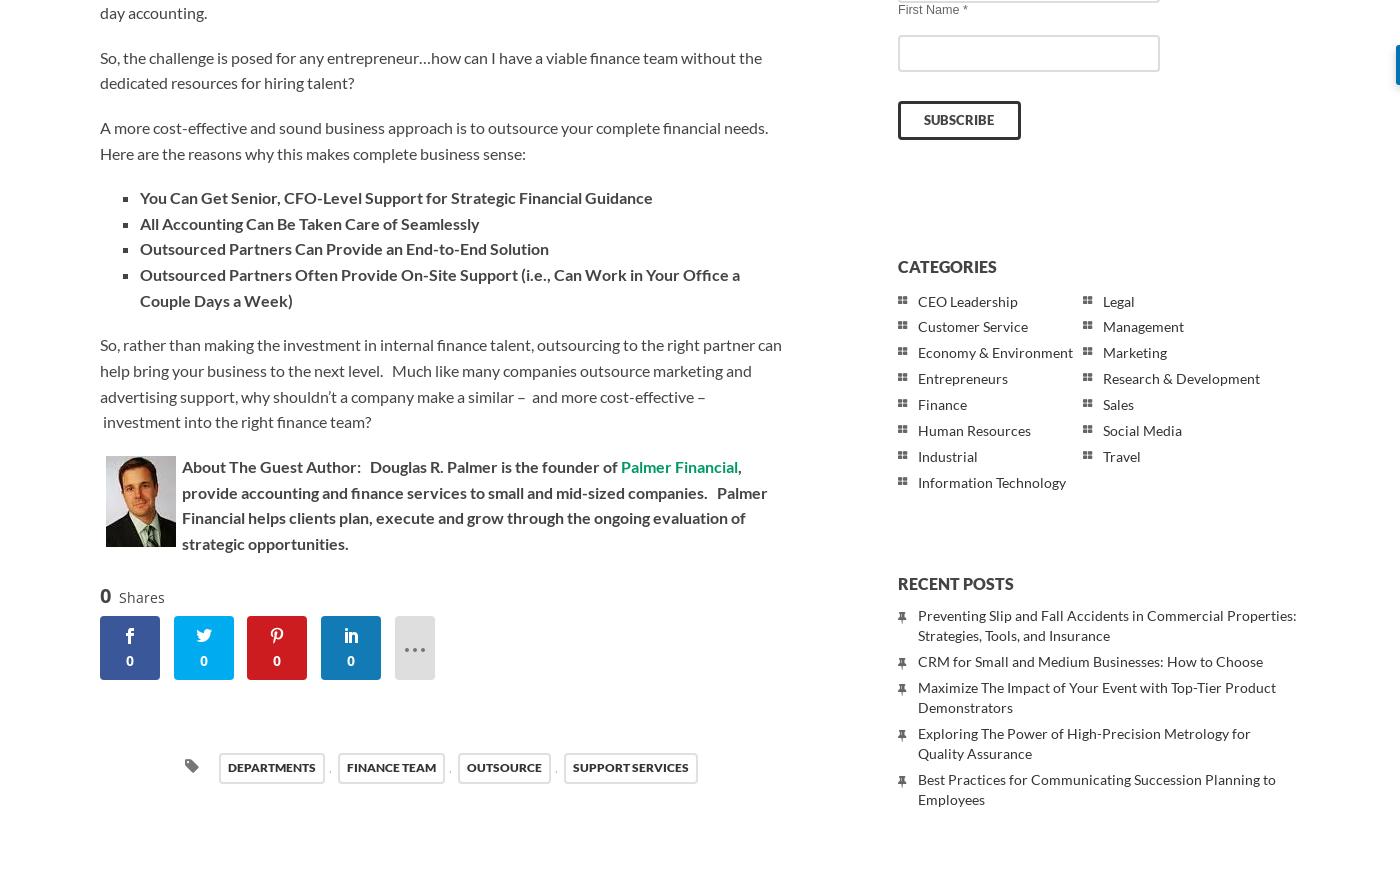 The image size is (1400, 875). Describe the element at coordinates (1097, 788) in the screenshot. I see `'Best Practices for Communicating Succession Planning to Employees'` at that location.